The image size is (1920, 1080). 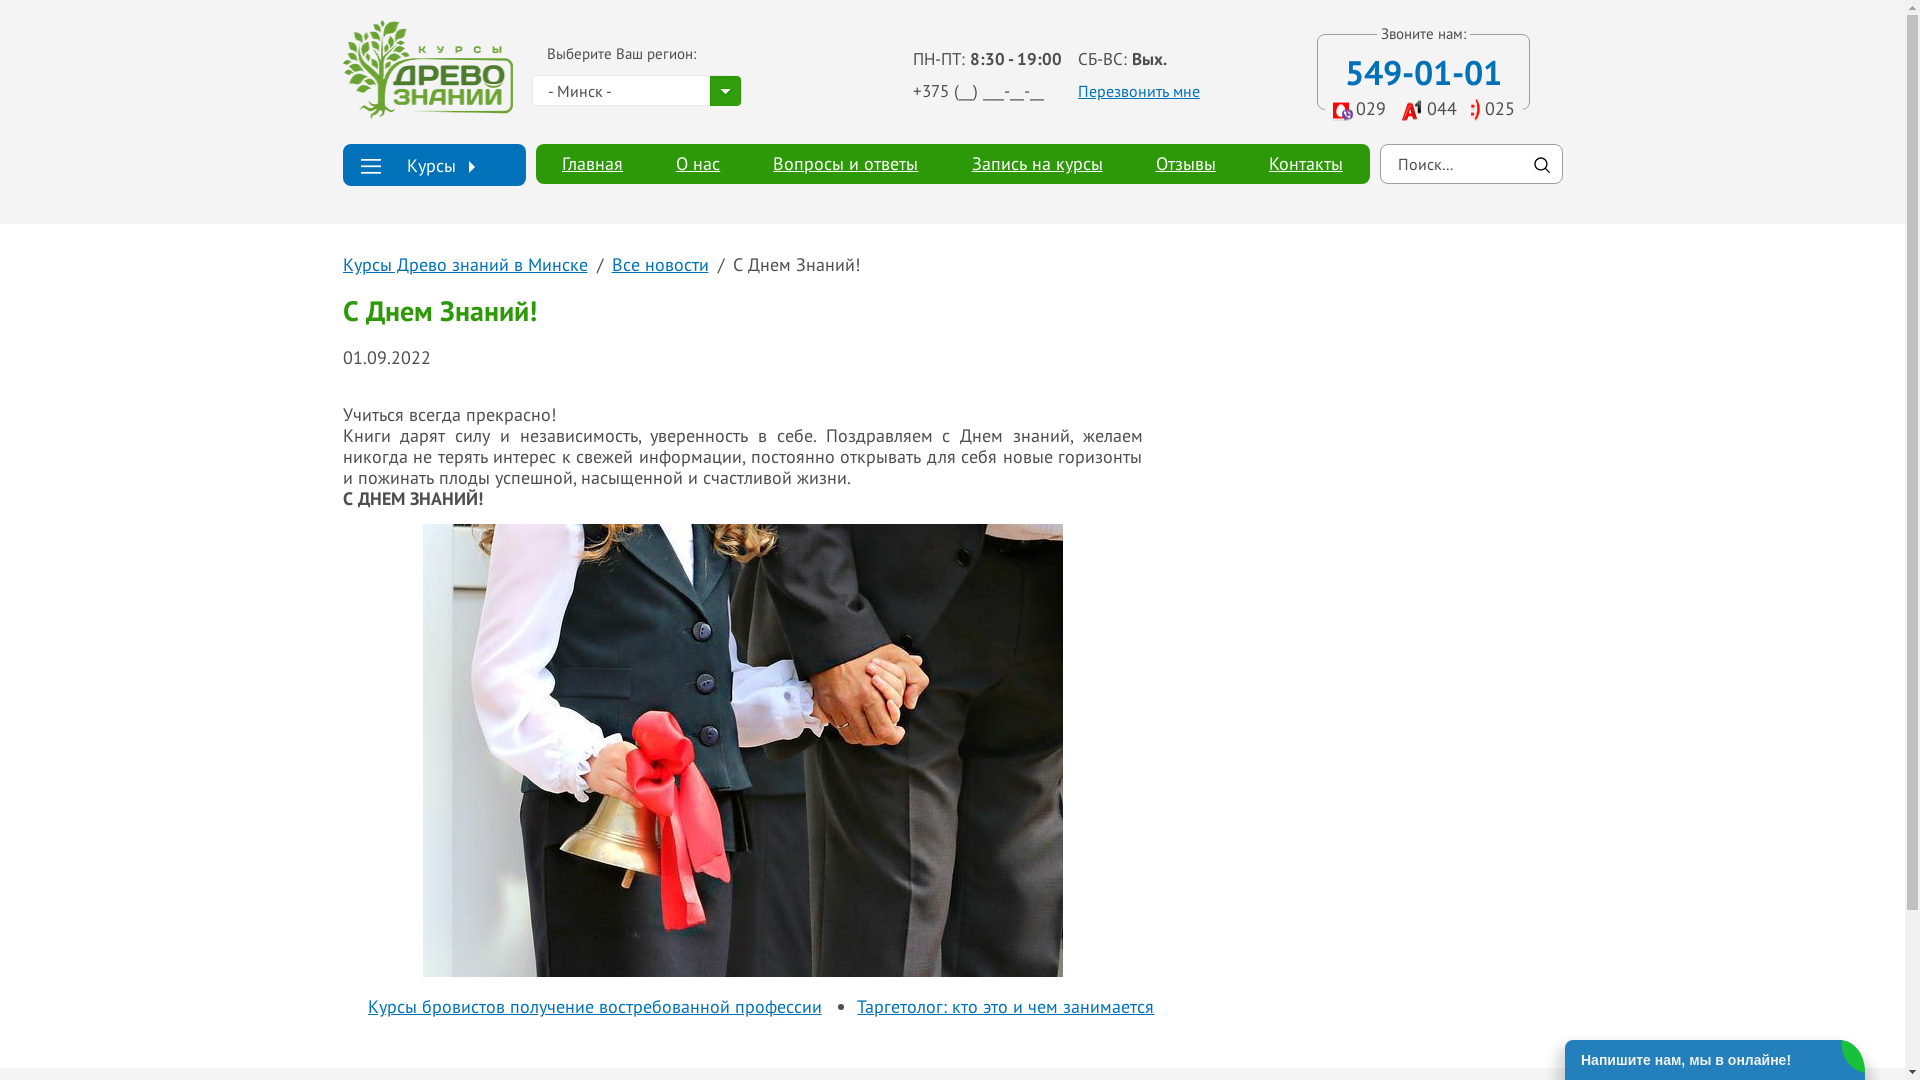 I want to click on '549-01-01', so click(x=1422, y=71).